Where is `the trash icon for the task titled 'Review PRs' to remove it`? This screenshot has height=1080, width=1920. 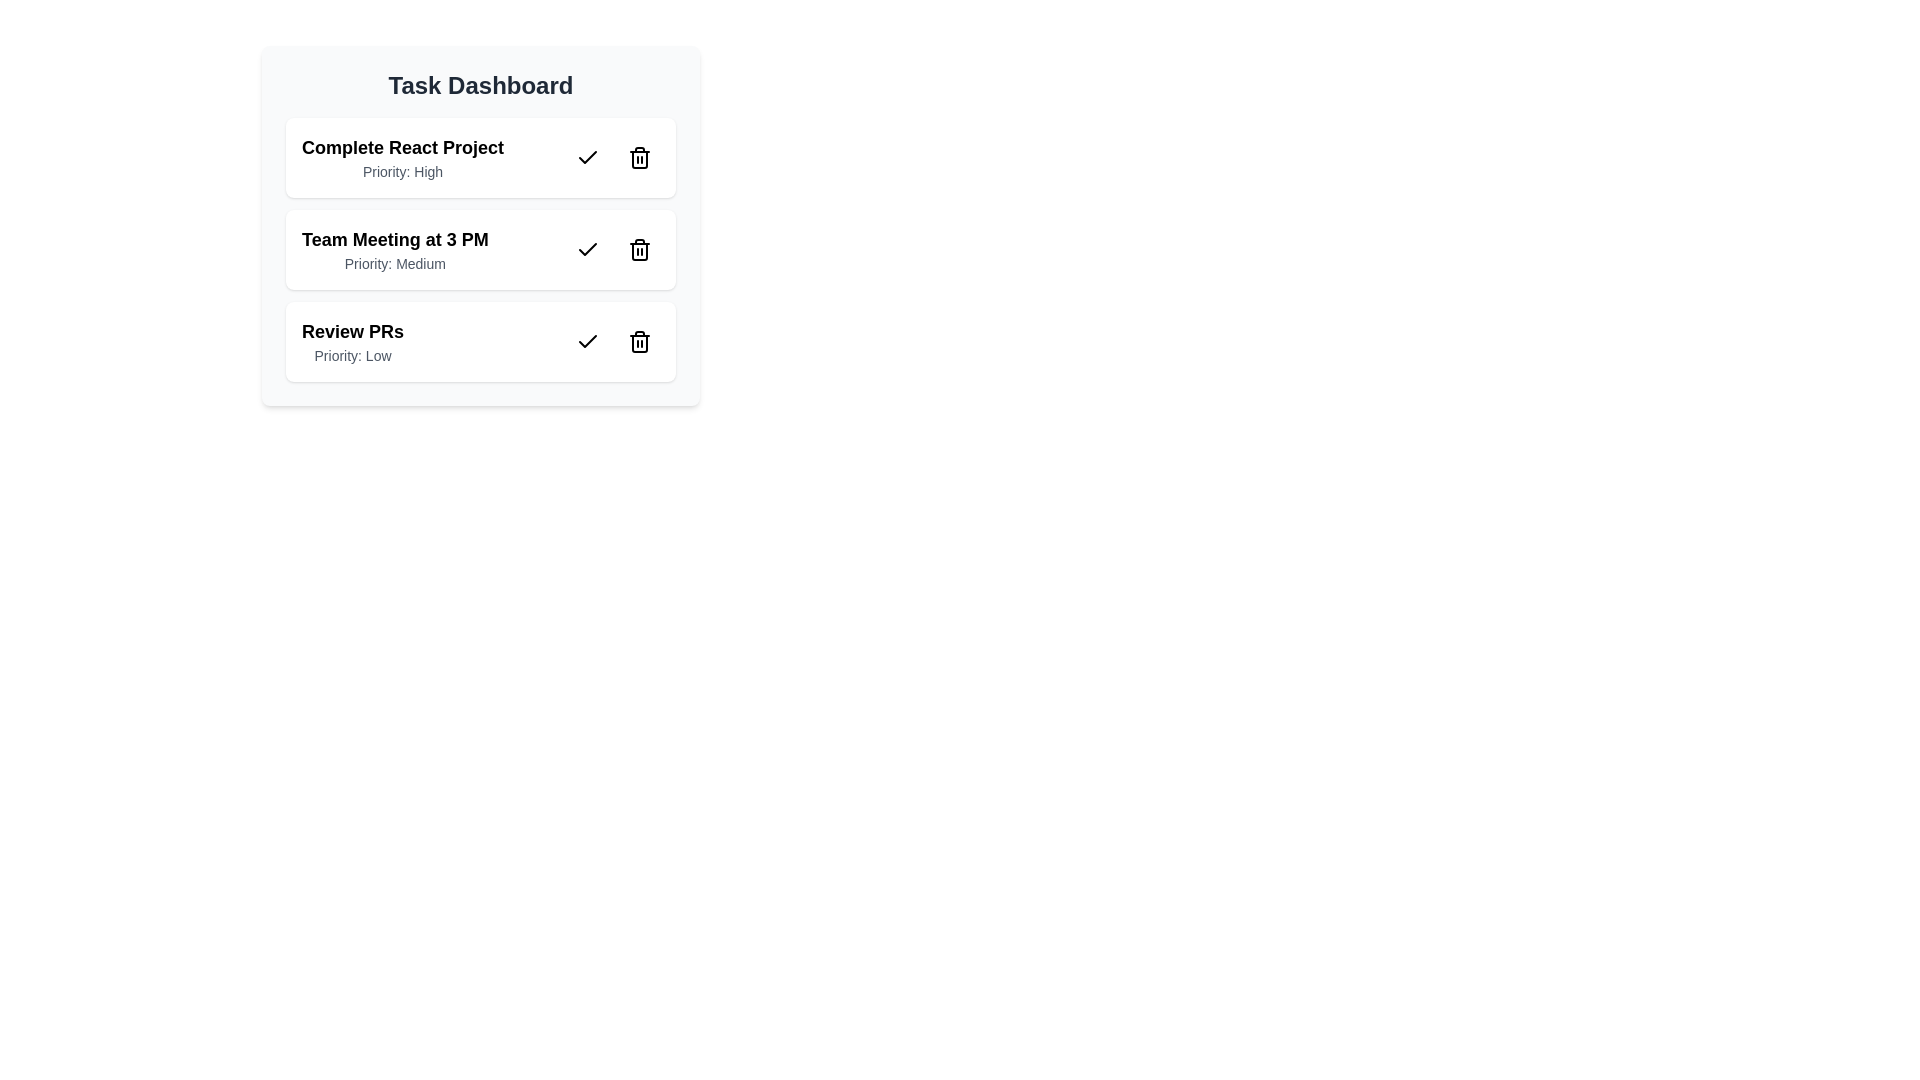 the trash icon for the task titled 'Review PRs' to remove it is located at coordinates (638, 341).